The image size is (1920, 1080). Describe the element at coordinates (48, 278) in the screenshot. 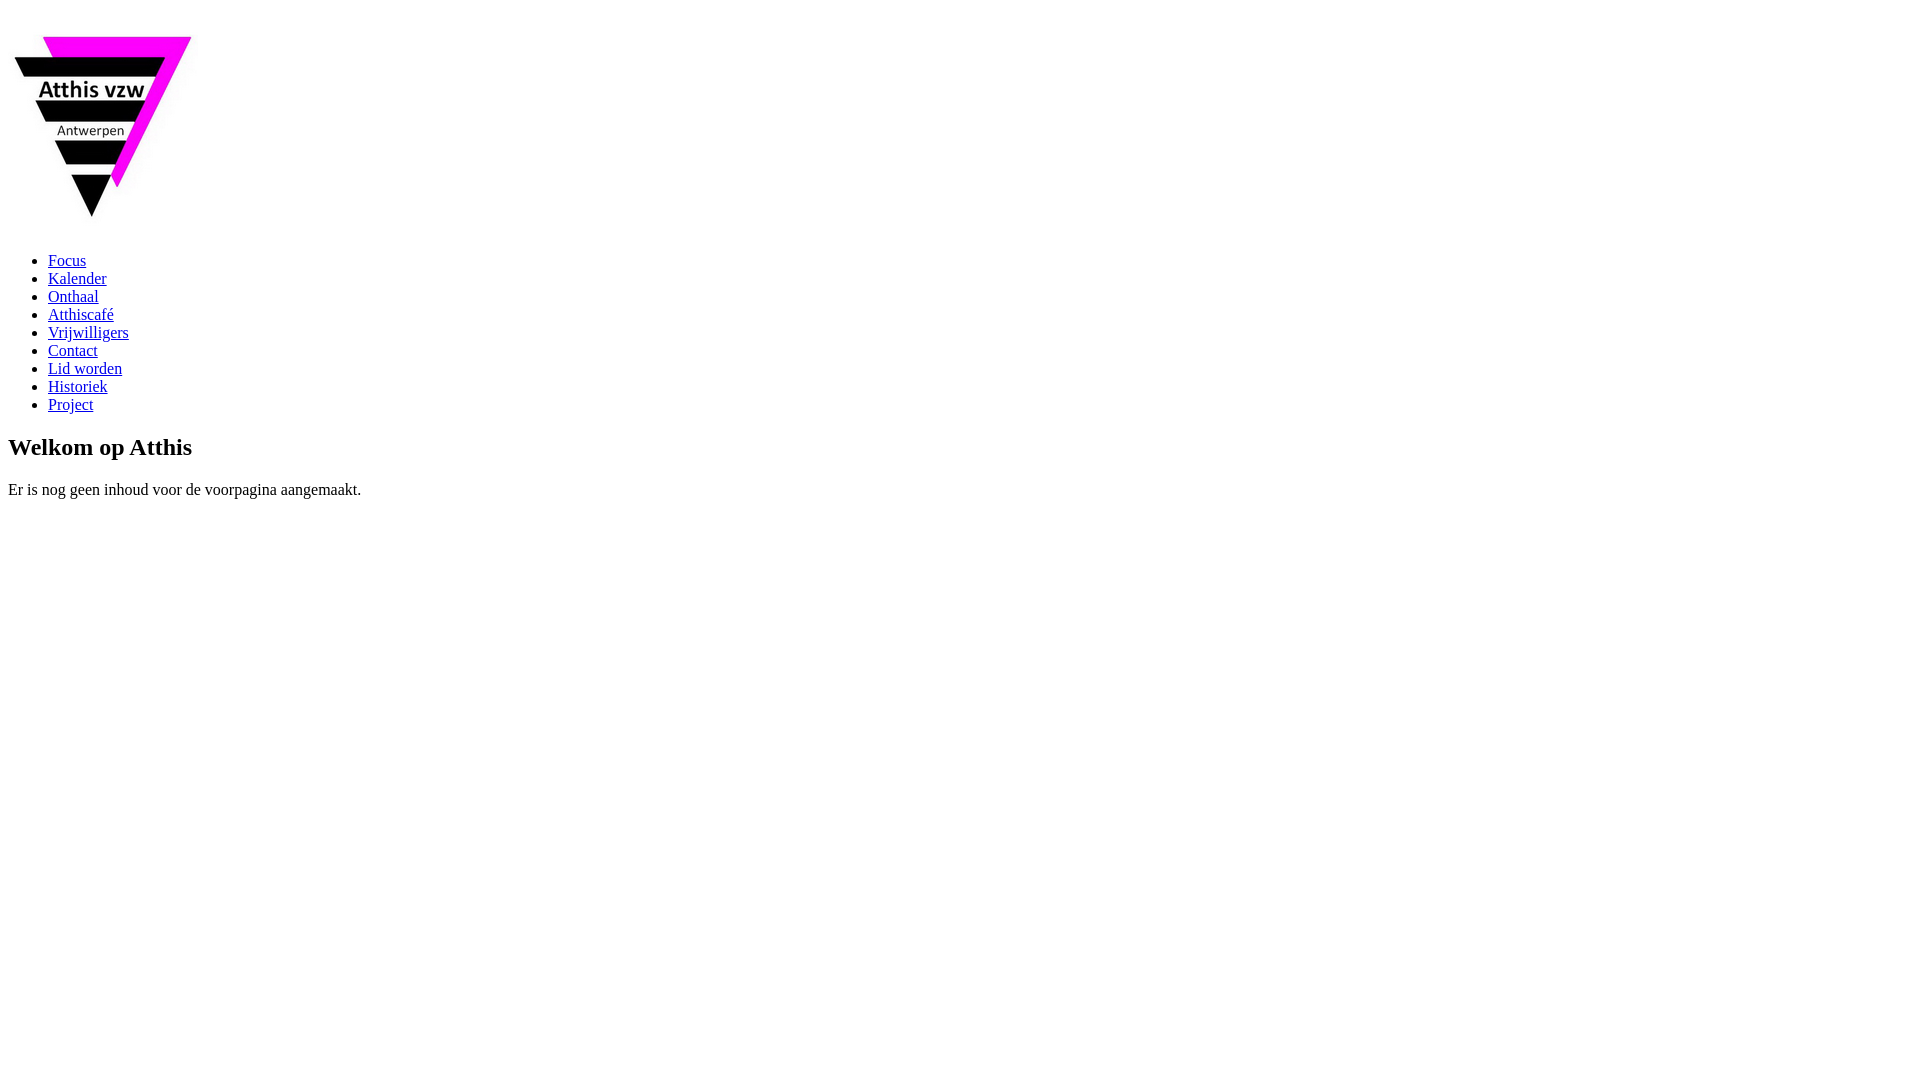

I see `'Kalender'` at that location.